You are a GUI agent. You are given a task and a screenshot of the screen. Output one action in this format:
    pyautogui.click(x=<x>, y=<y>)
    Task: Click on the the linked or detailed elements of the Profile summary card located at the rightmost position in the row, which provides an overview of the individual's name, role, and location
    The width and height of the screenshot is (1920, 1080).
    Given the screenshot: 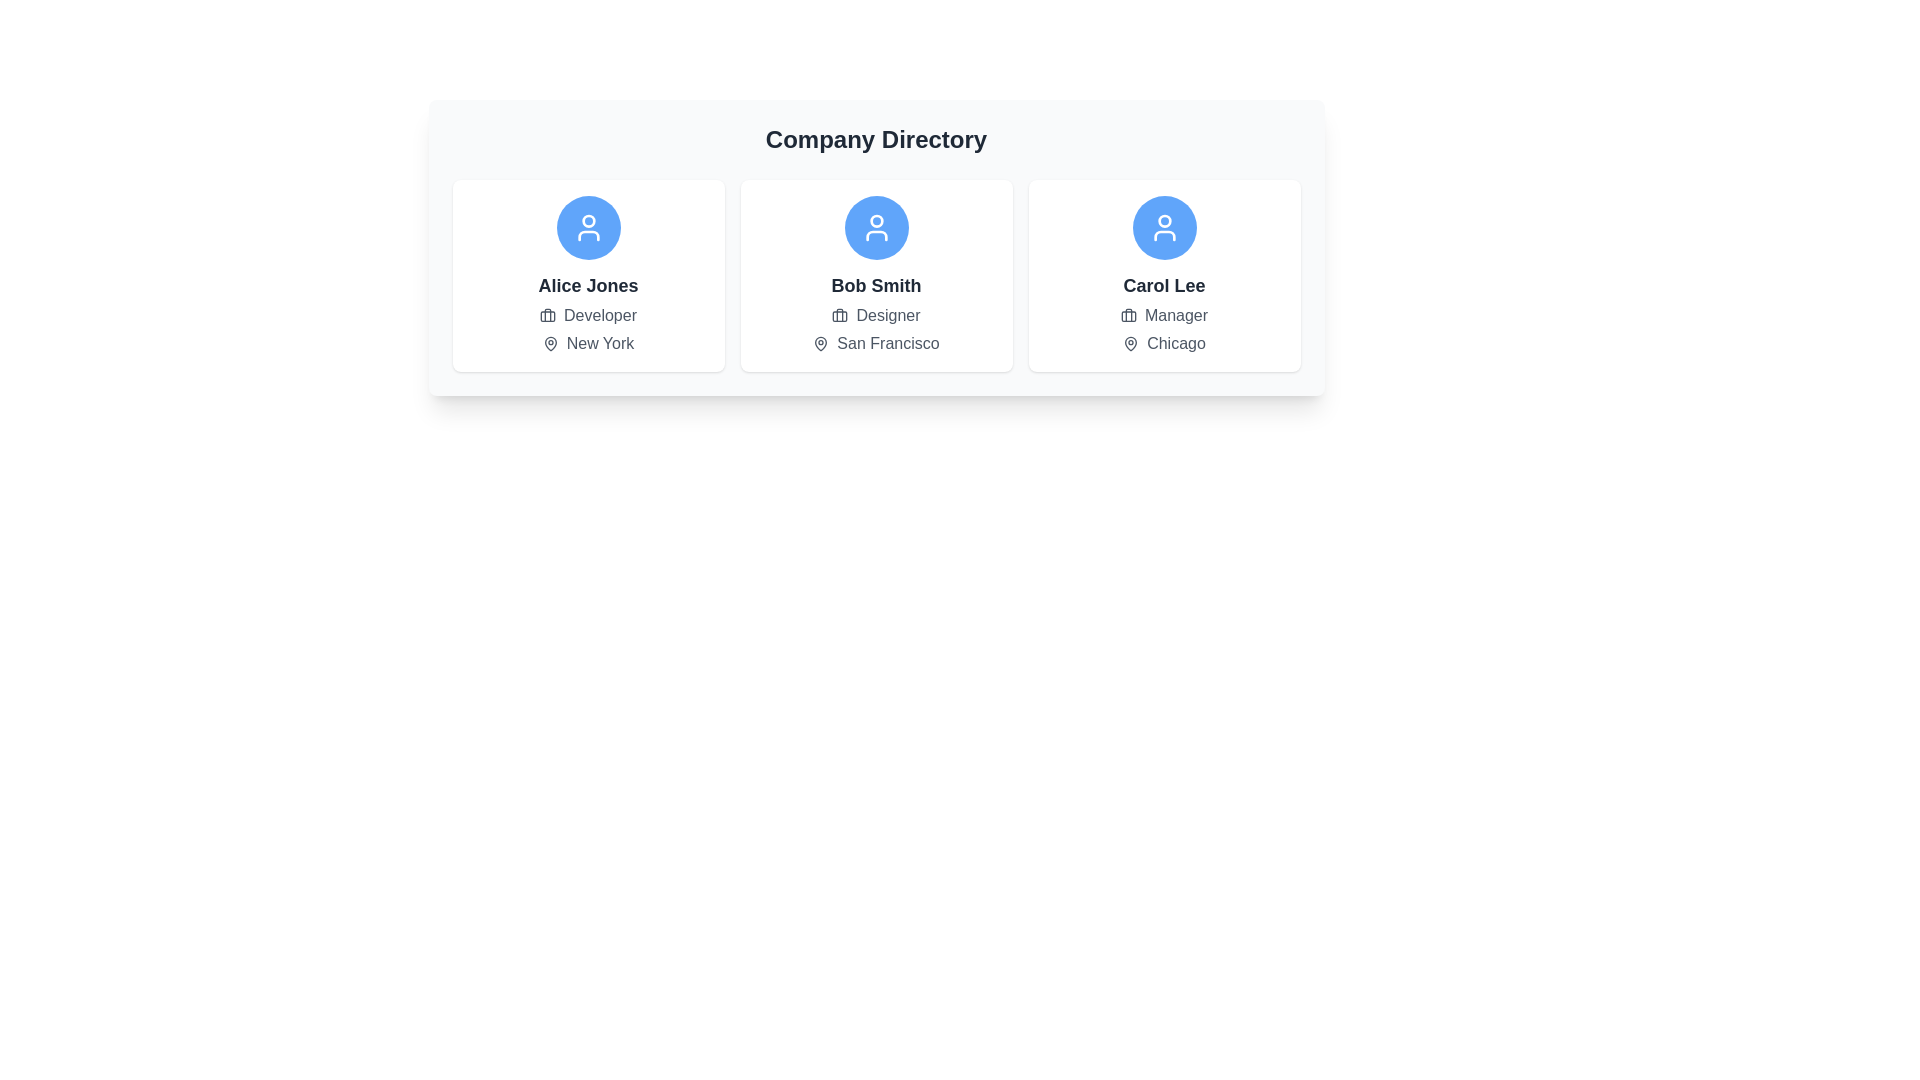 What is the action you would take?
    pyautogui.click(x=1164, y=276)
    